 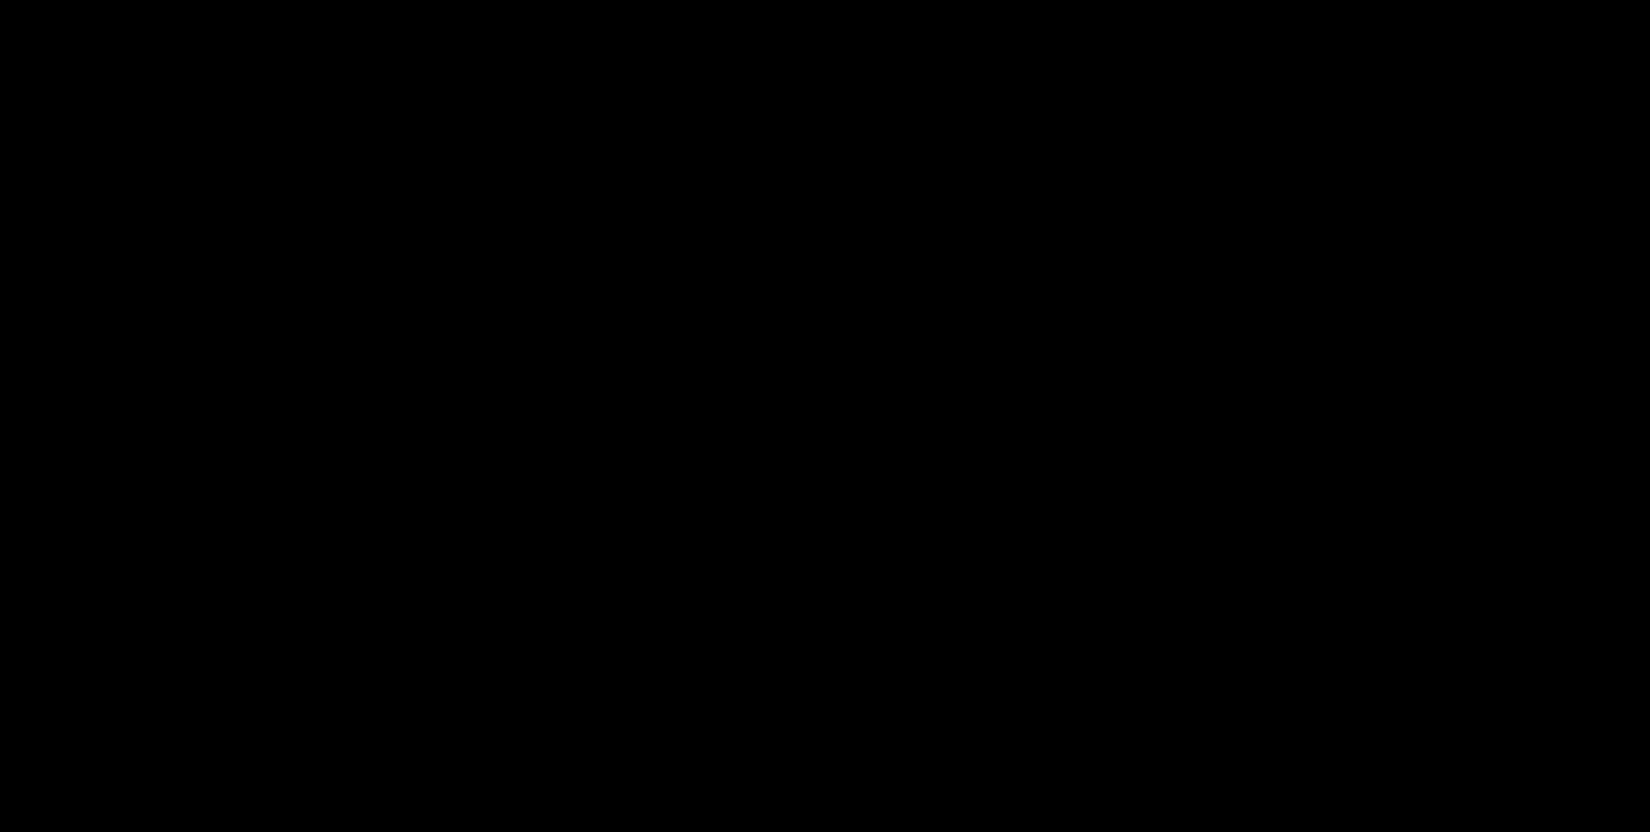 I want to click on 'Contact', so click(x=229, y=690).